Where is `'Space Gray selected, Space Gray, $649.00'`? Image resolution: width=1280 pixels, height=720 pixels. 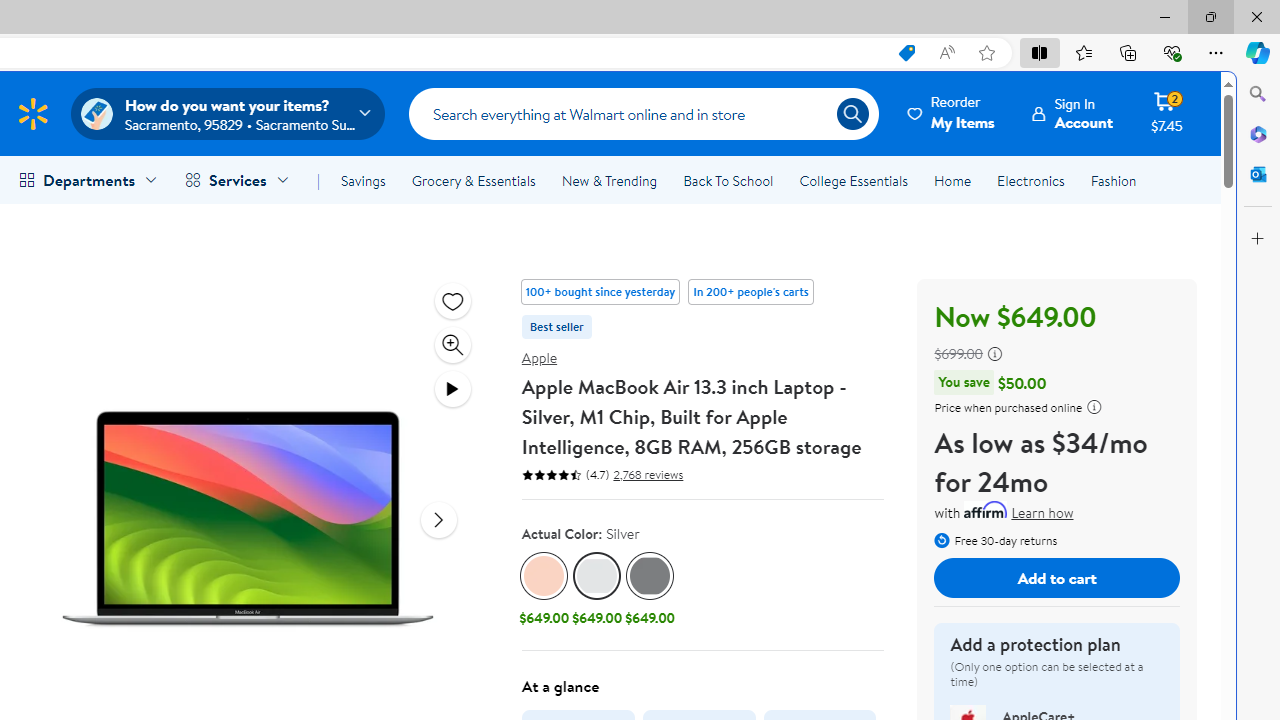
'Space Gray selected, Space Gray, $649.00' is located at coordinates (650, 590).